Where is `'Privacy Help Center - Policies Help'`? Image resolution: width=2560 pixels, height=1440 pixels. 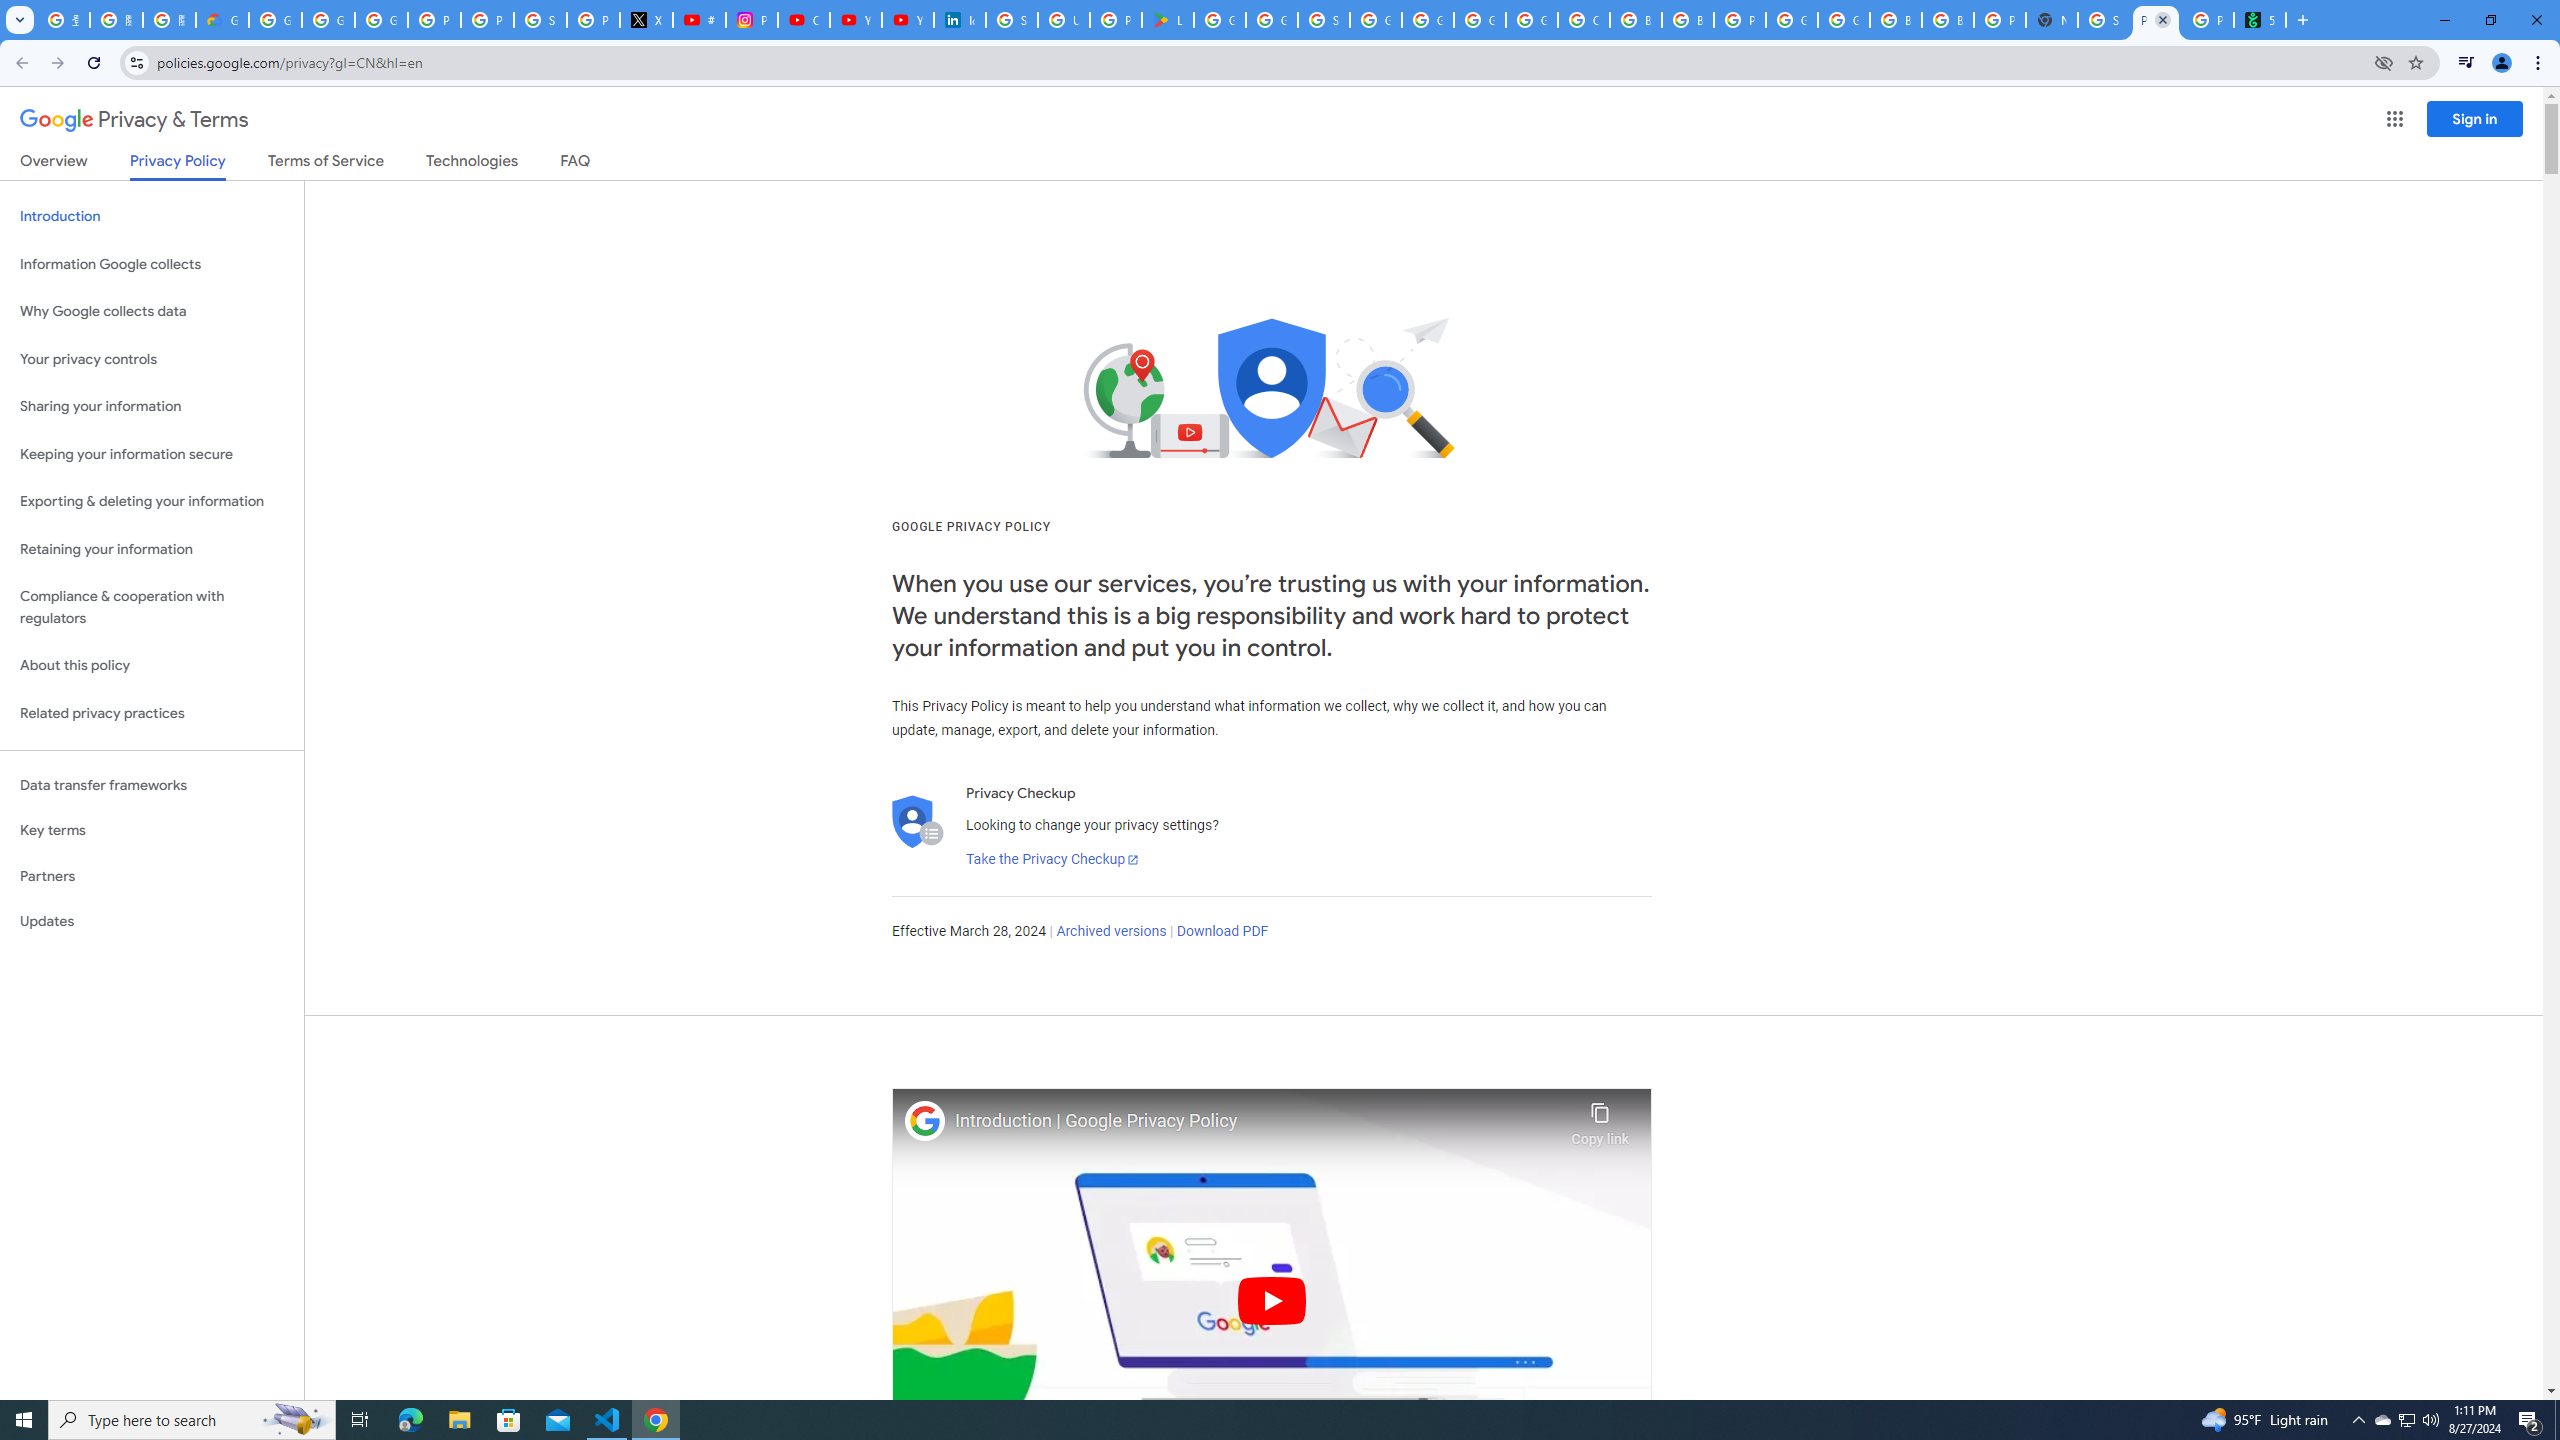
'Privacy Help Center - Policies Help' is located at coordinates (486, 19).